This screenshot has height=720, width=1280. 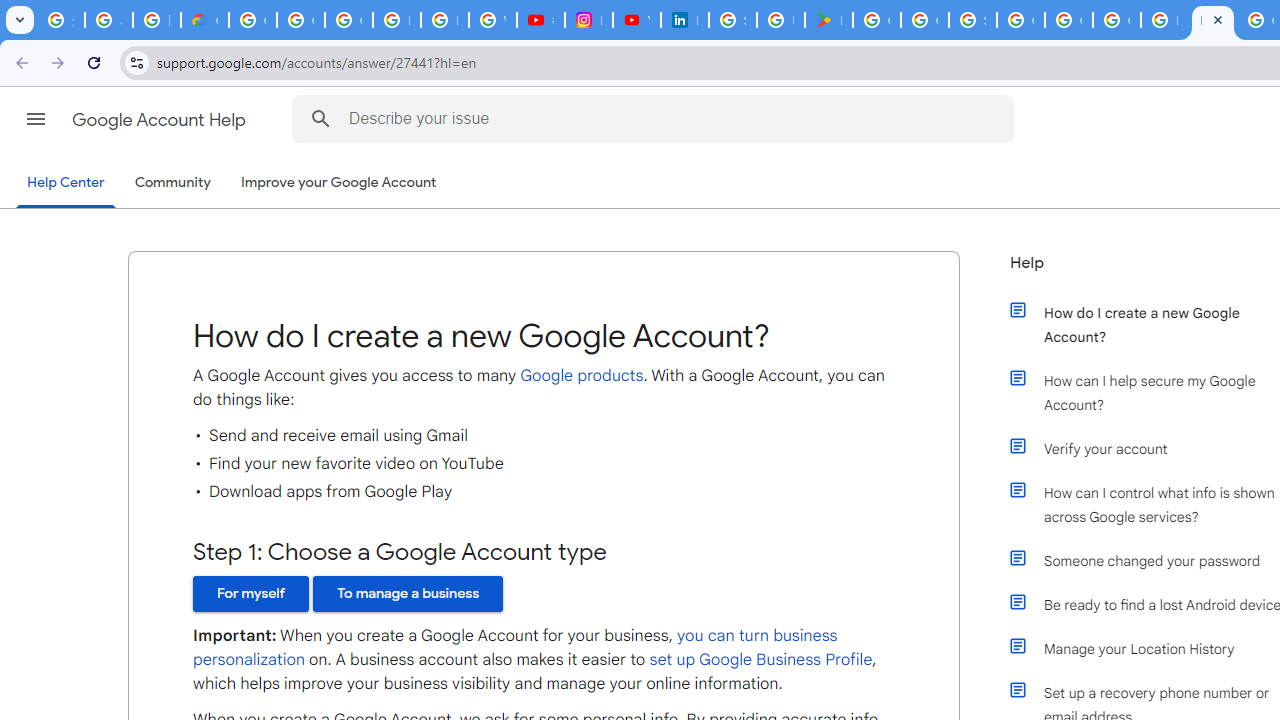 What do you see at coordinates (1211, 20) in the screenshot?
I see `'How do I create a new Google Account? - Google Account Help'` at bounding box center [1211, 20].